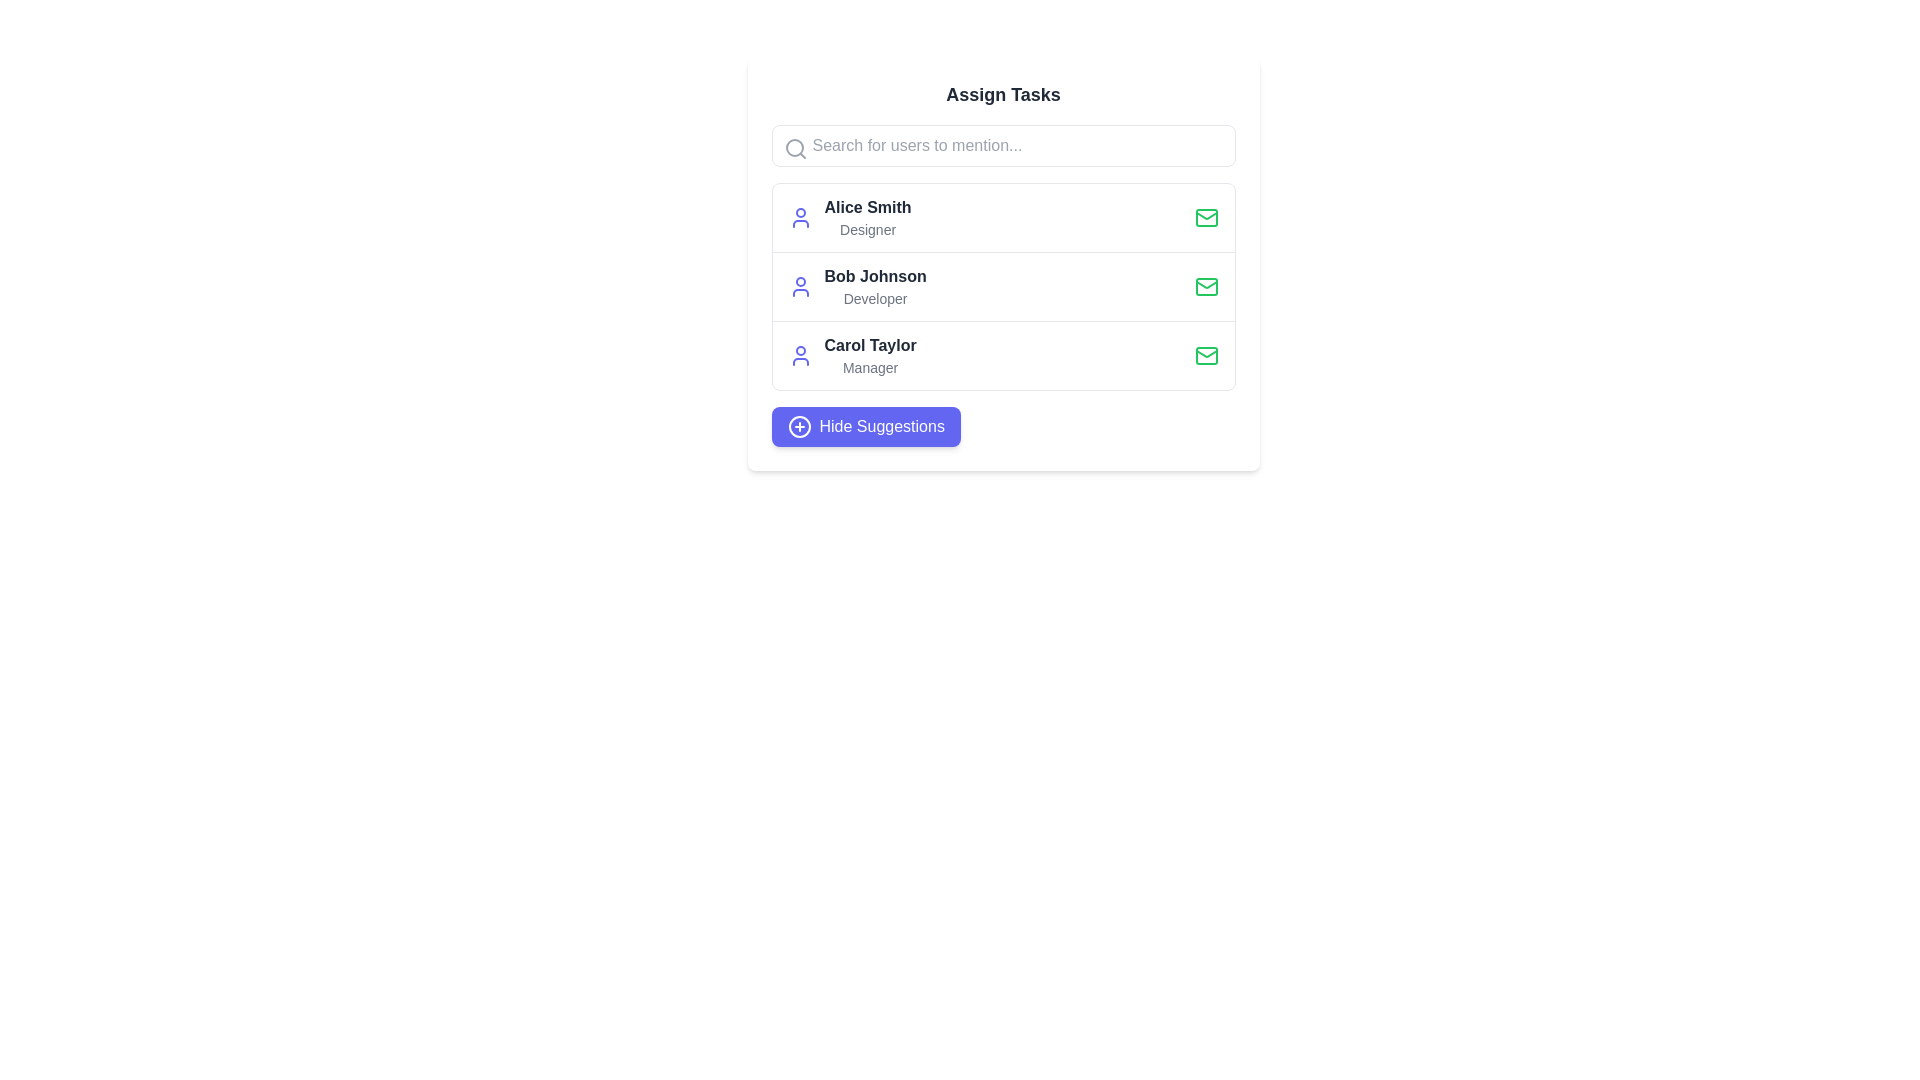  Describe the element at coordinates (875, 299) in the screenshot. I see `the small text label 'Developer' located directly below the larger 'Bob Johnson' label in the 'Assign Tasks' panel` at that location.